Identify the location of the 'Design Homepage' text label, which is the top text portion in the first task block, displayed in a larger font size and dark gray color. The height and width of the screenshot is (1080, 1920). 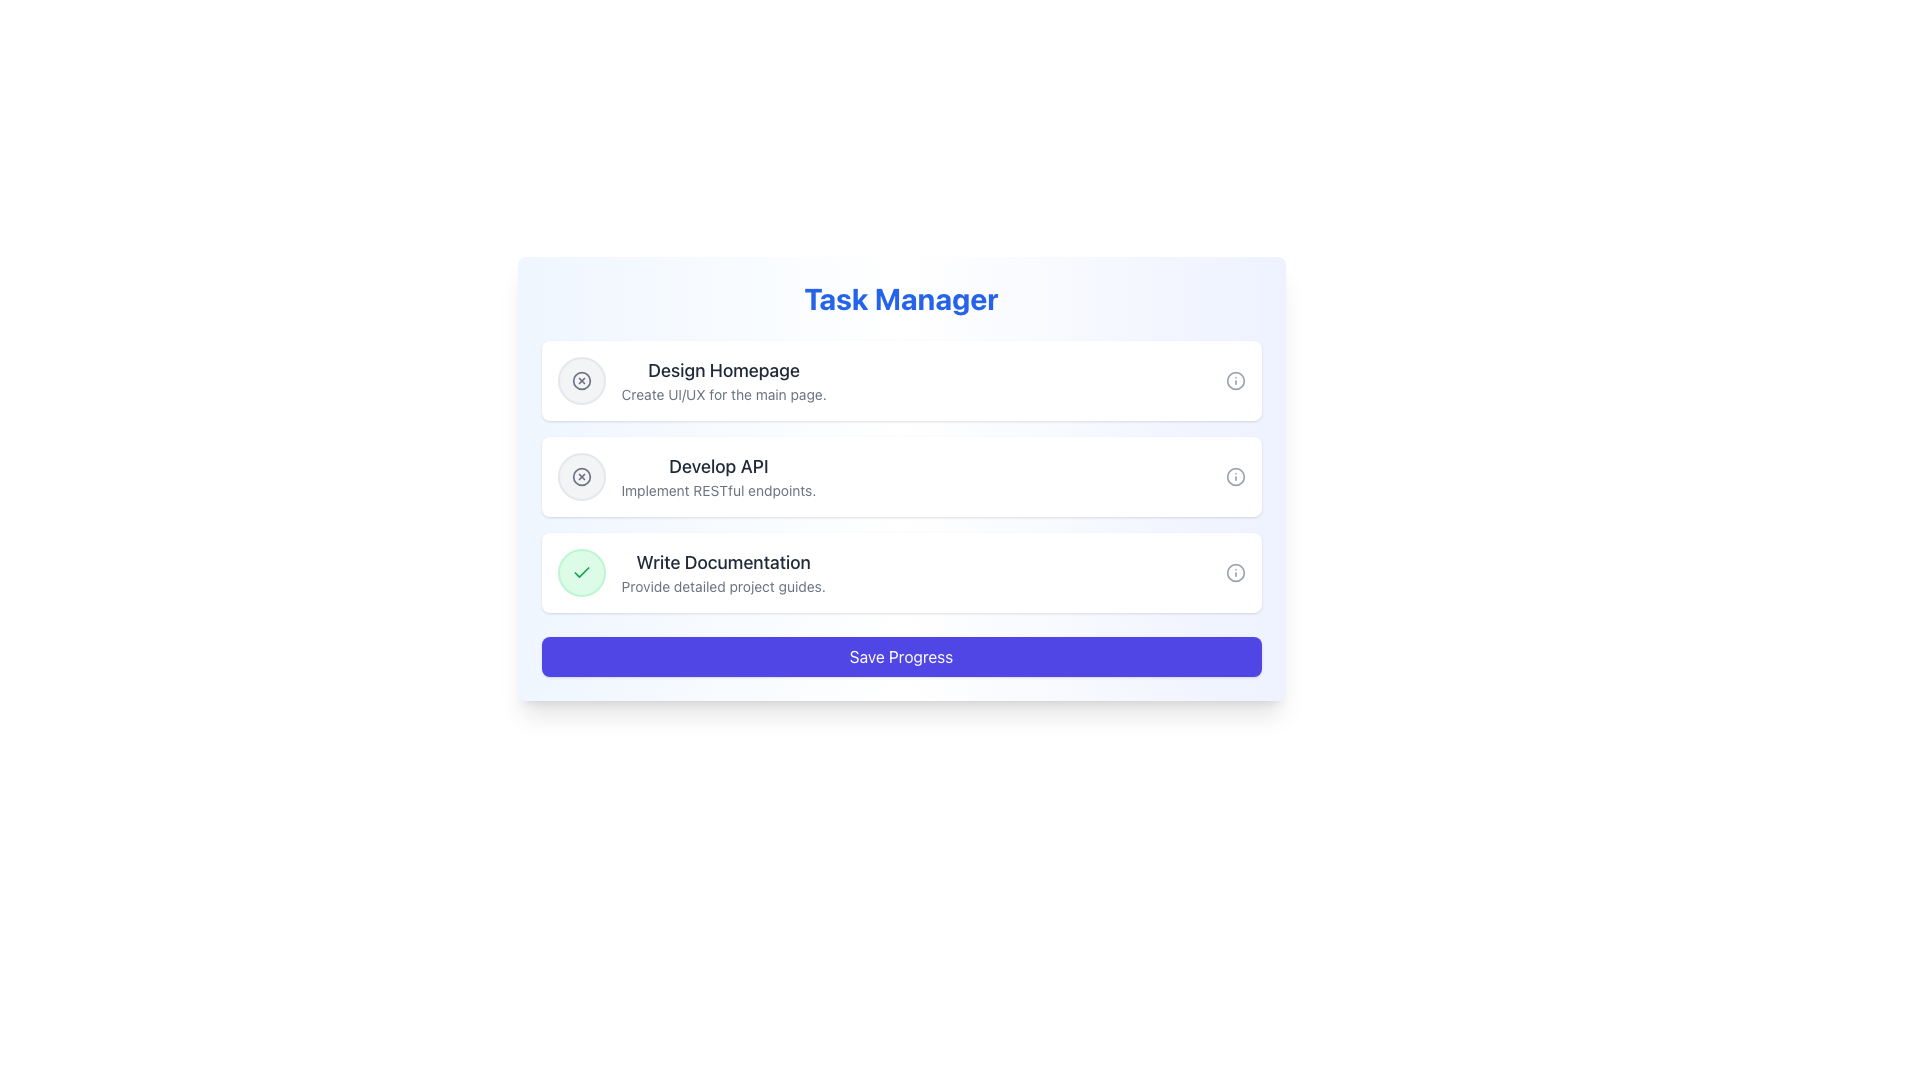
(723, 370).